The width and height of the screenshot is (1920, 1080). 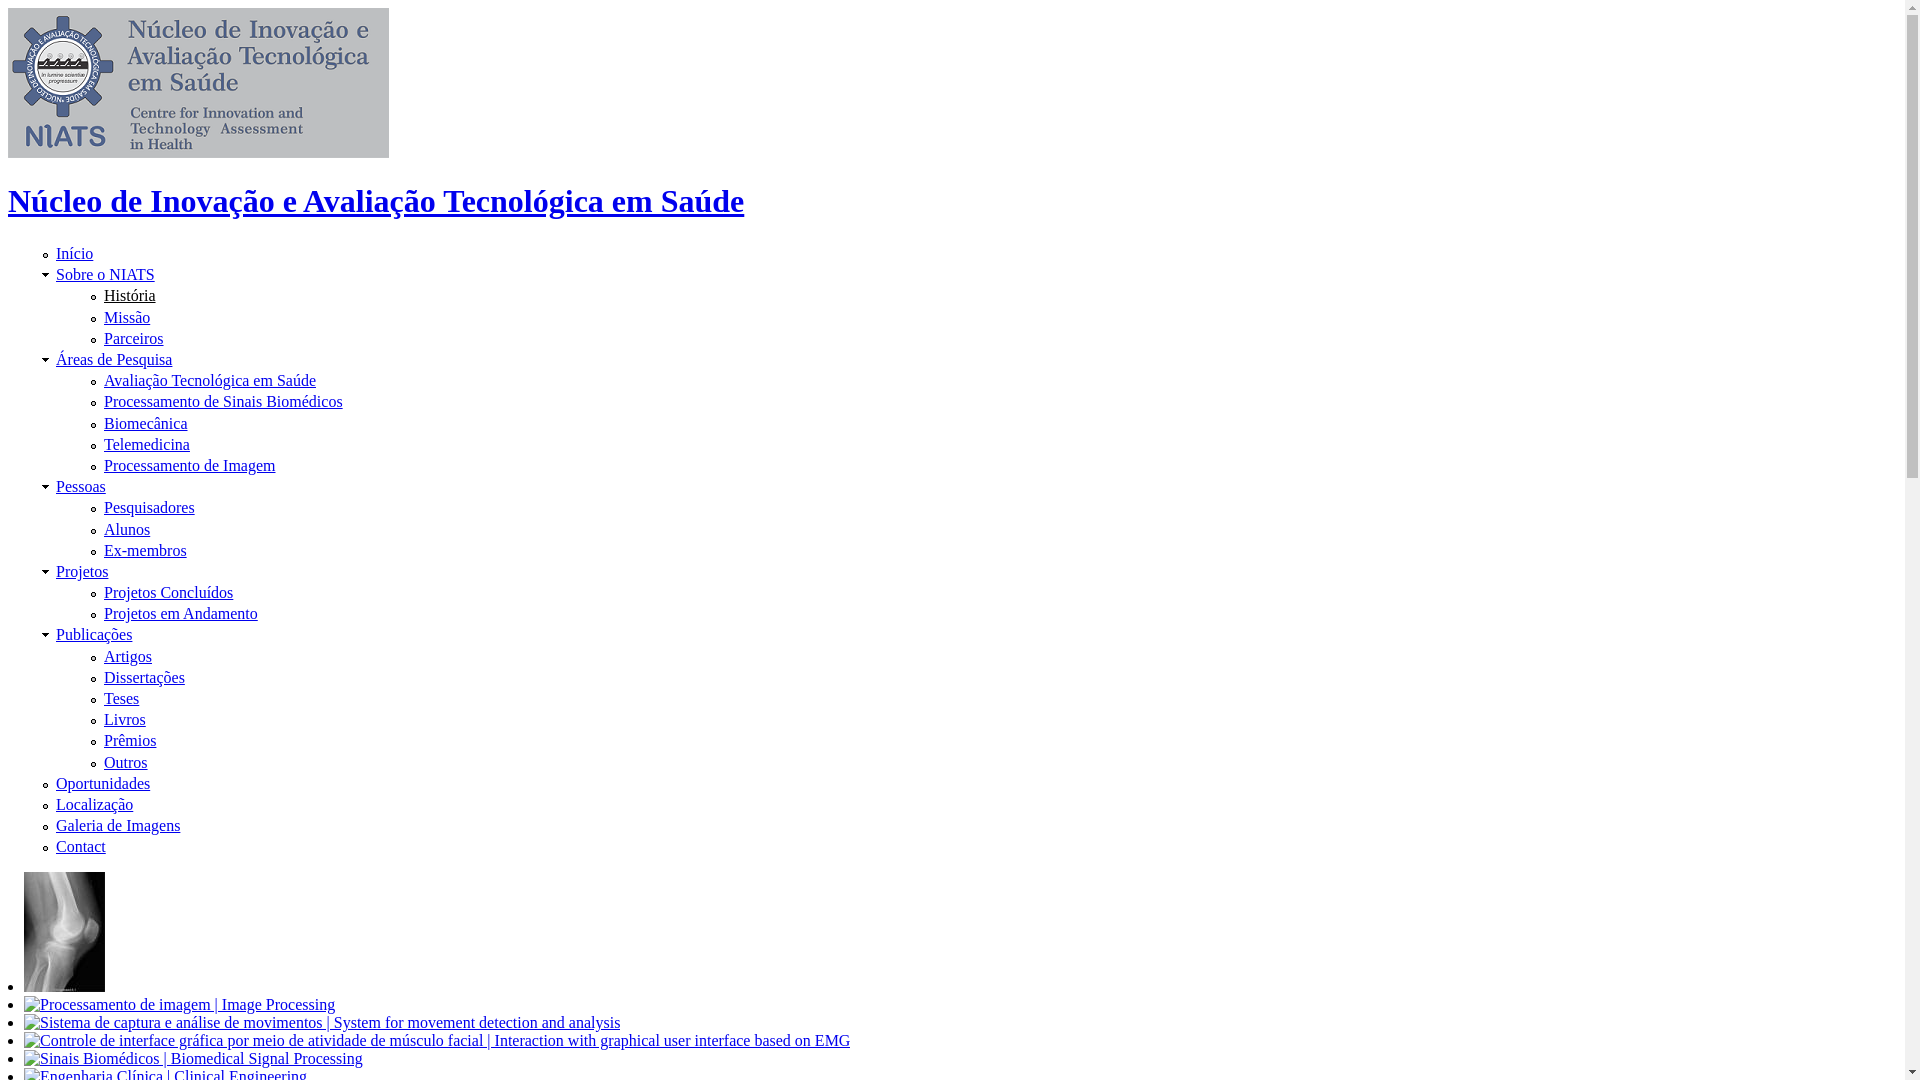 What do you see at coordinates (124, 762) in the screenshot?
I see `'Outros'` at bounding box center [124, 762].